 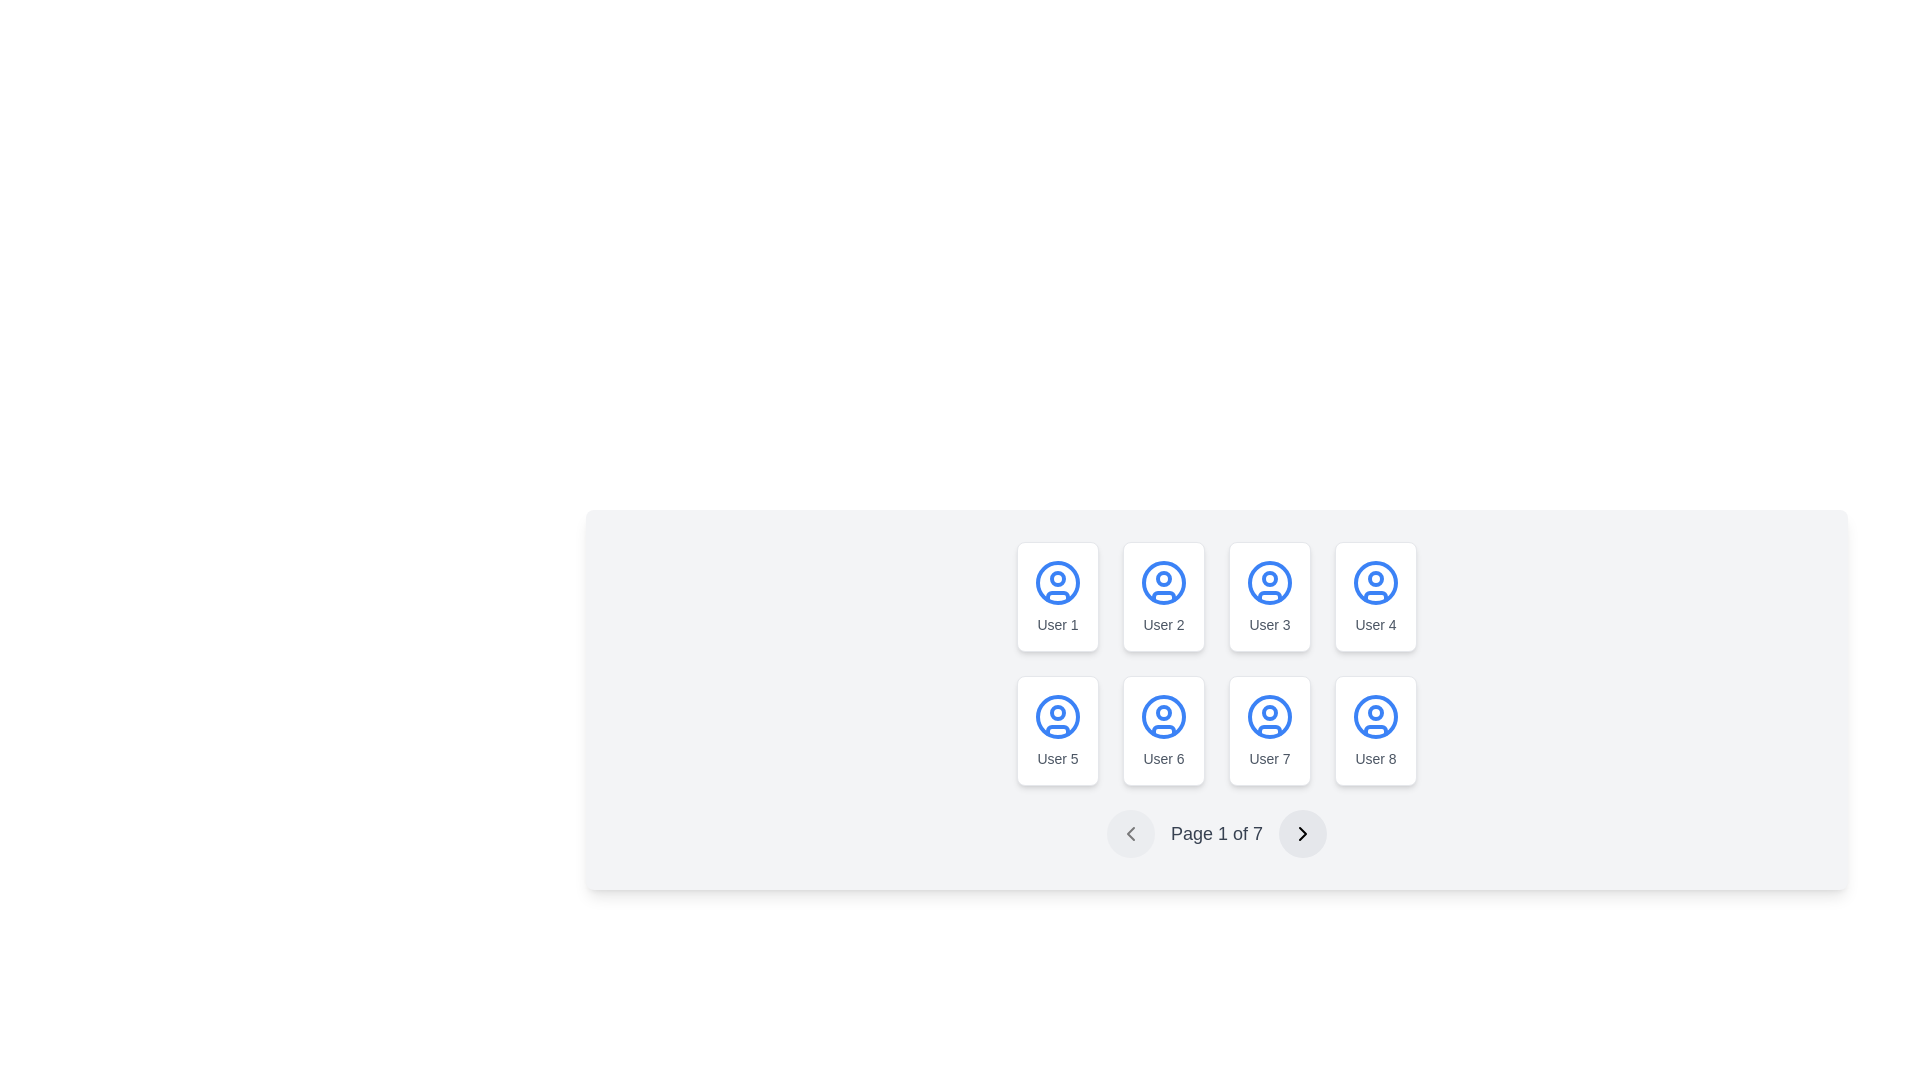 What do you see at coordinates (1163, 731) in the screenshot?
I see `the Card element representing 'User 6', located in the second row and second column of a 4x2 grid layout` at bounding box center [1163, 731].